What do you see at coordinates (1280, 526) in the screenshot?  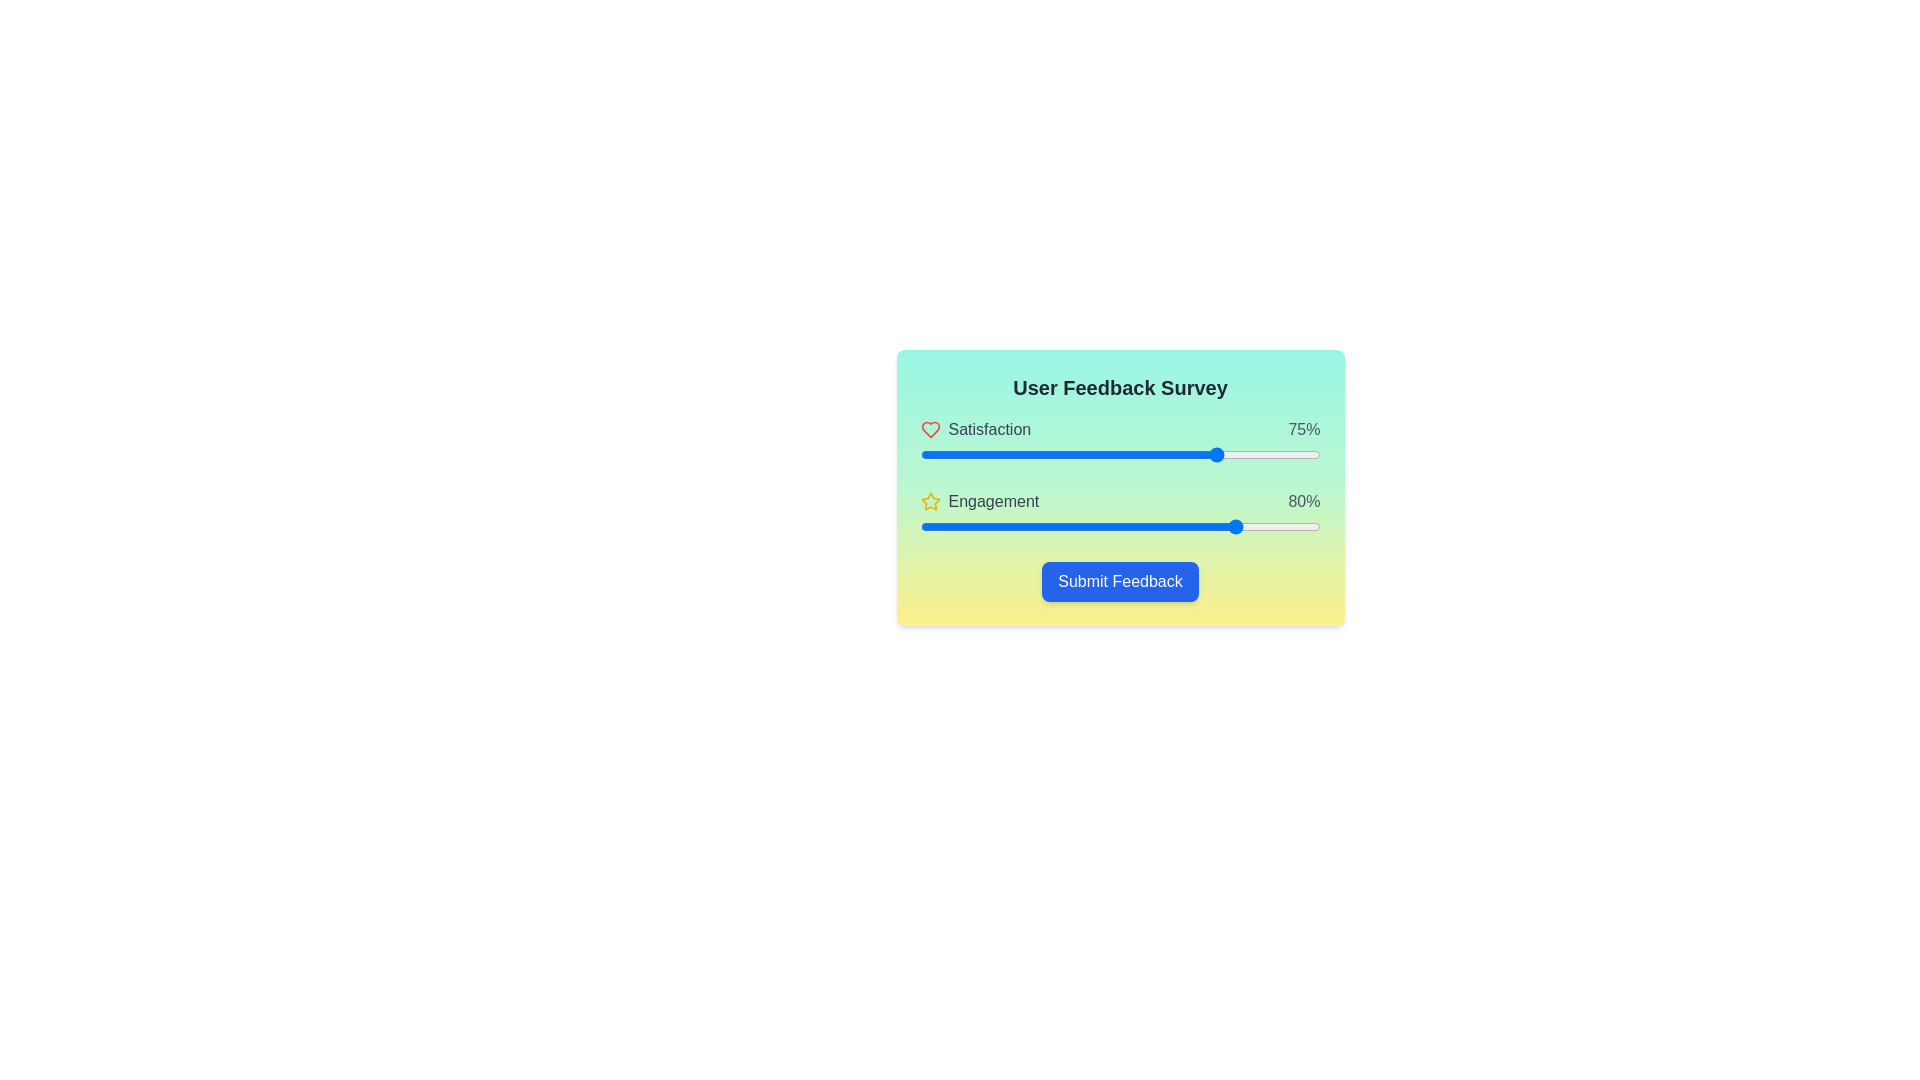 I see `the engagement slider to set its value to 90` at bounding box center [1280, 526].